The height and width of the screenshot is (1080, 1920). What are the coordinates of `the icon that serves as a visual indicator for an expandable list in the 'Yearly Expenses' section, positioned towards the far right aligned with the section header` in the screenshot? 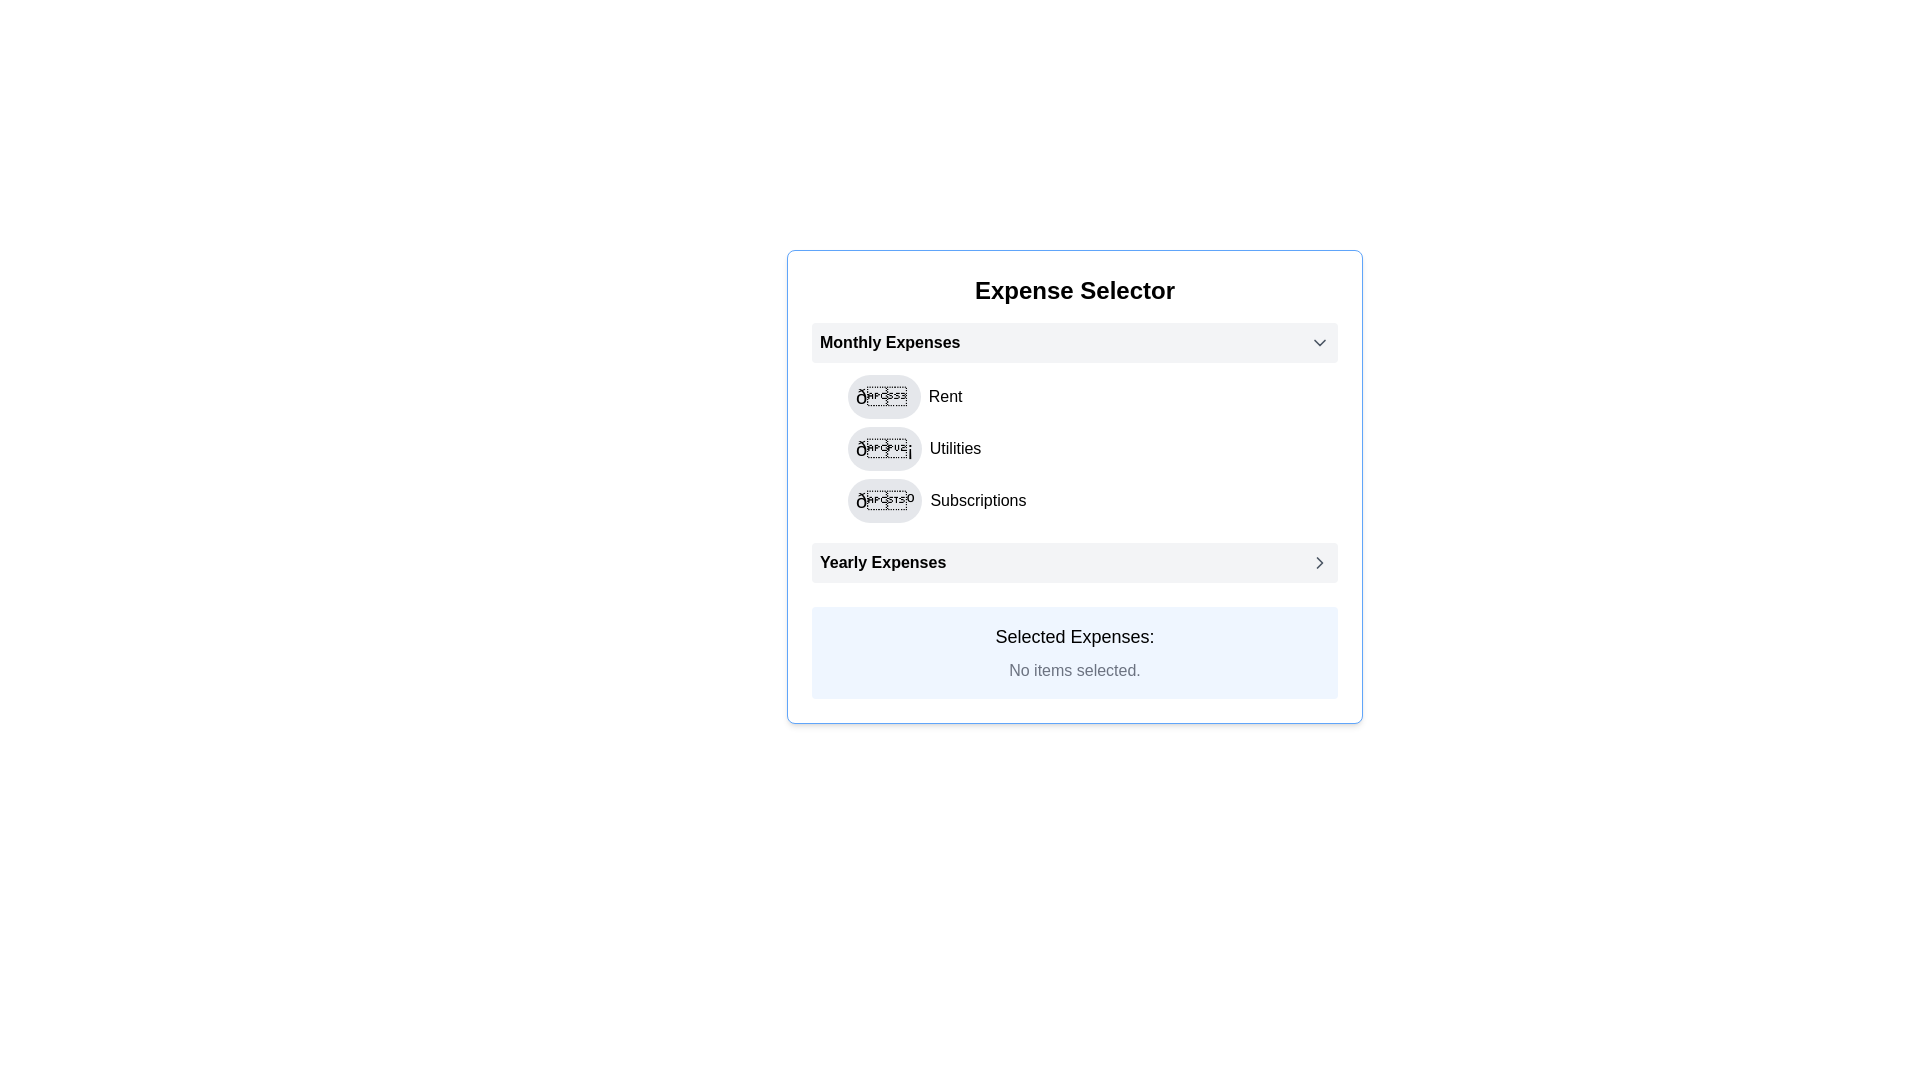 It's located at (1320, 563).